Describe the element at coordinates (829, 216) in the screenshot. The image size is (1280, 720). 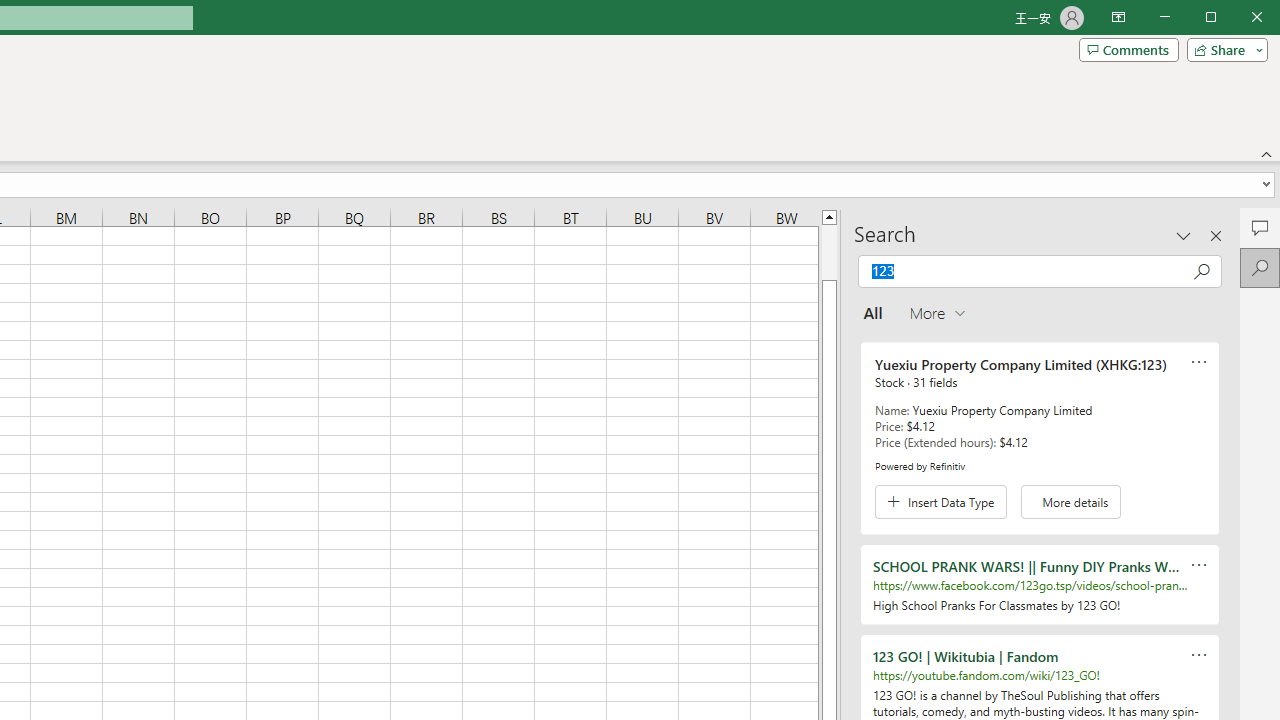
I see `'Line up'` at that location.